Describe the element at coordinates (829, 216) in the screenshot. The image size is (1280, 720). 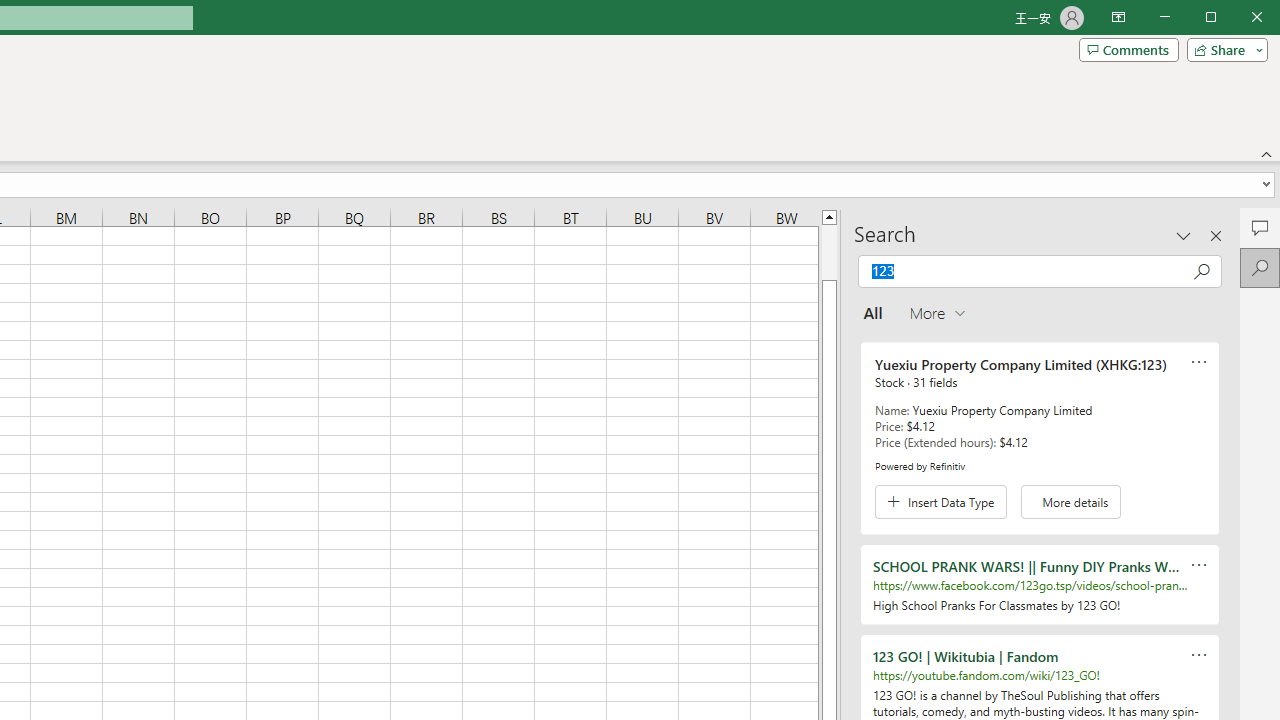
I see `'Line up'` at that location.